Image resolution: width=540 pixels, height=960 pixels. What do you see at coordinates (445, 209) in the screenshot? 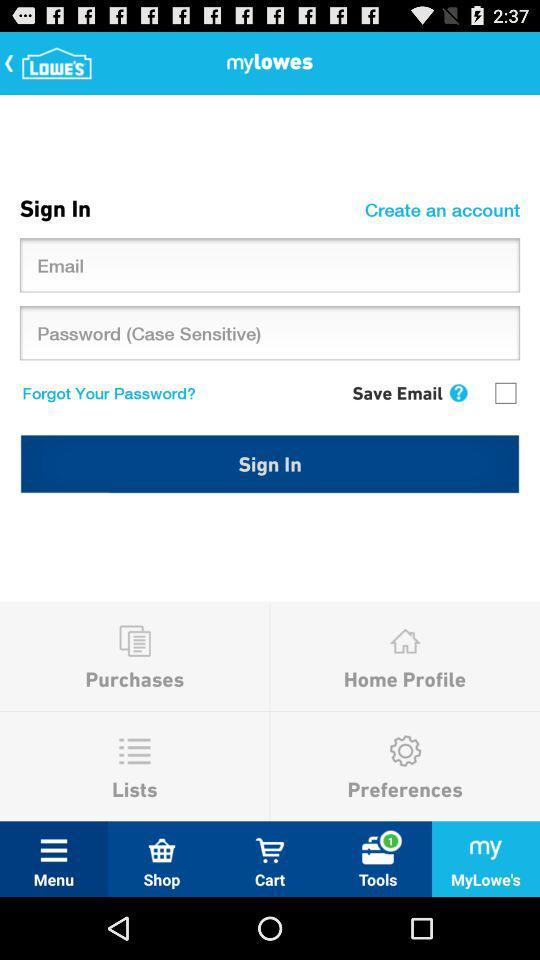
I see `create an account at the top right corner` at bounding box center [445, 209].